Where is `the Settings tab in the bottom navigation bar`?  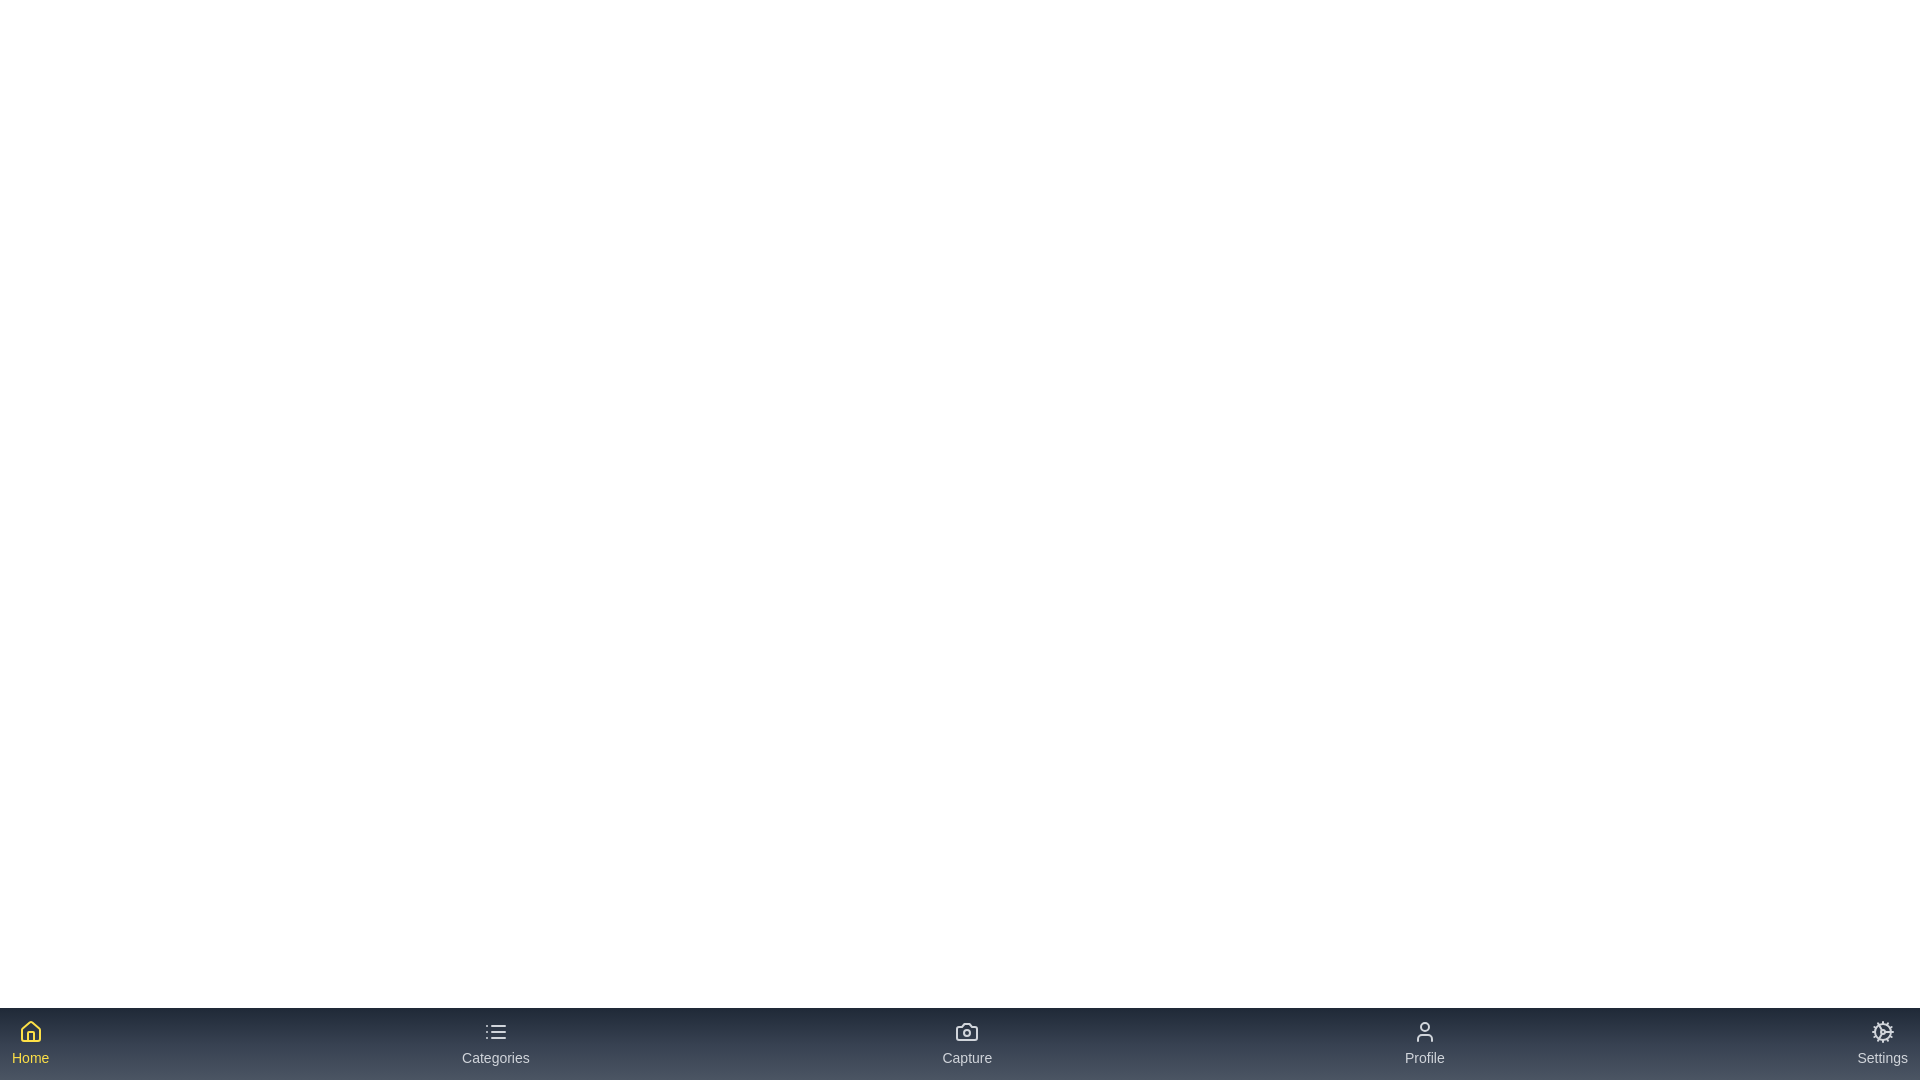
the Settings tab in the bottom navigation bar is located at coordinates (1881, 1043).